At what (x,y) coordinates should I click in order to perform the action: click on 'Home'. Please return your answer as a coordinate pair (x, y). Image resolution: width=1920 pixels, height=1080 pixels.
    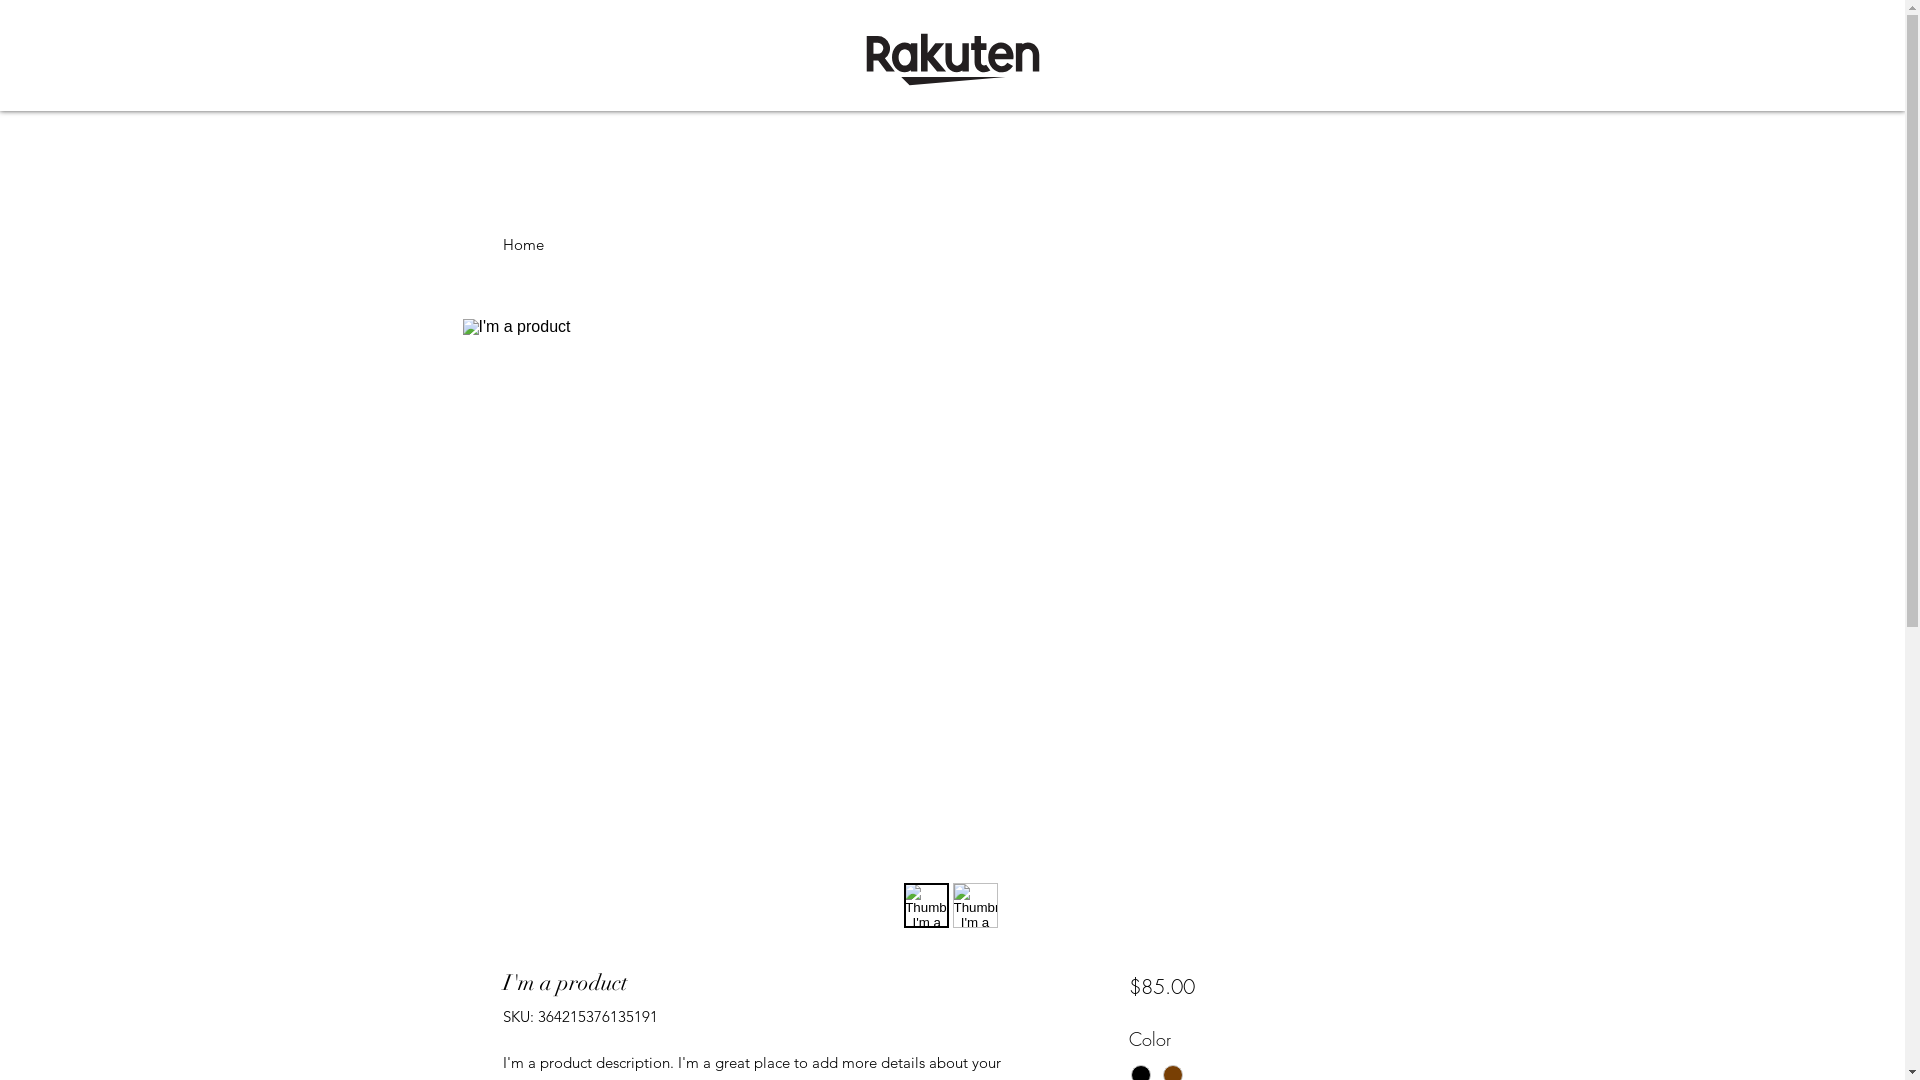
    Looking at the image, I should click on (522, 243).